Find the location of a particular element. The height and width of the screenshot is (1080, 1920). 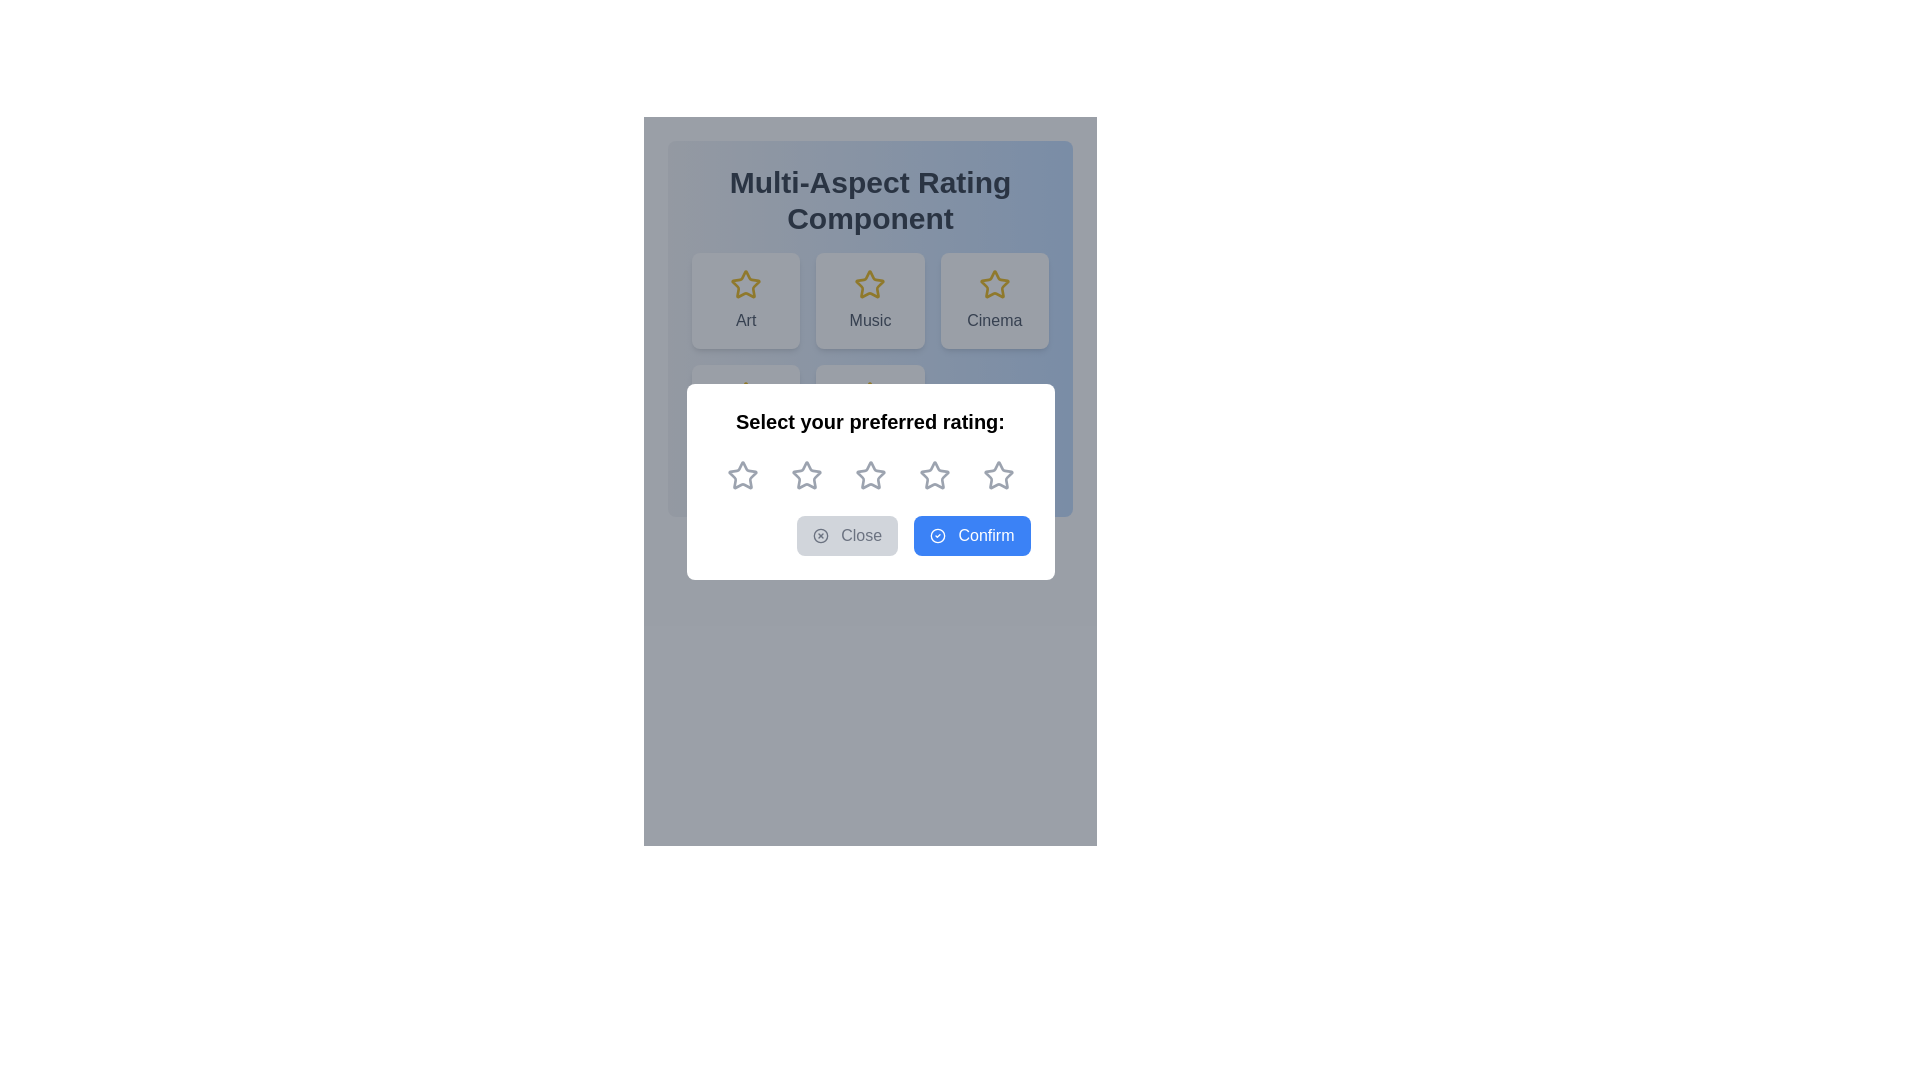

the third star icon in the five-star rating component located in the pop-up modal beneath the title 'Select your preferred rating' is located at coordinates (870, 475).